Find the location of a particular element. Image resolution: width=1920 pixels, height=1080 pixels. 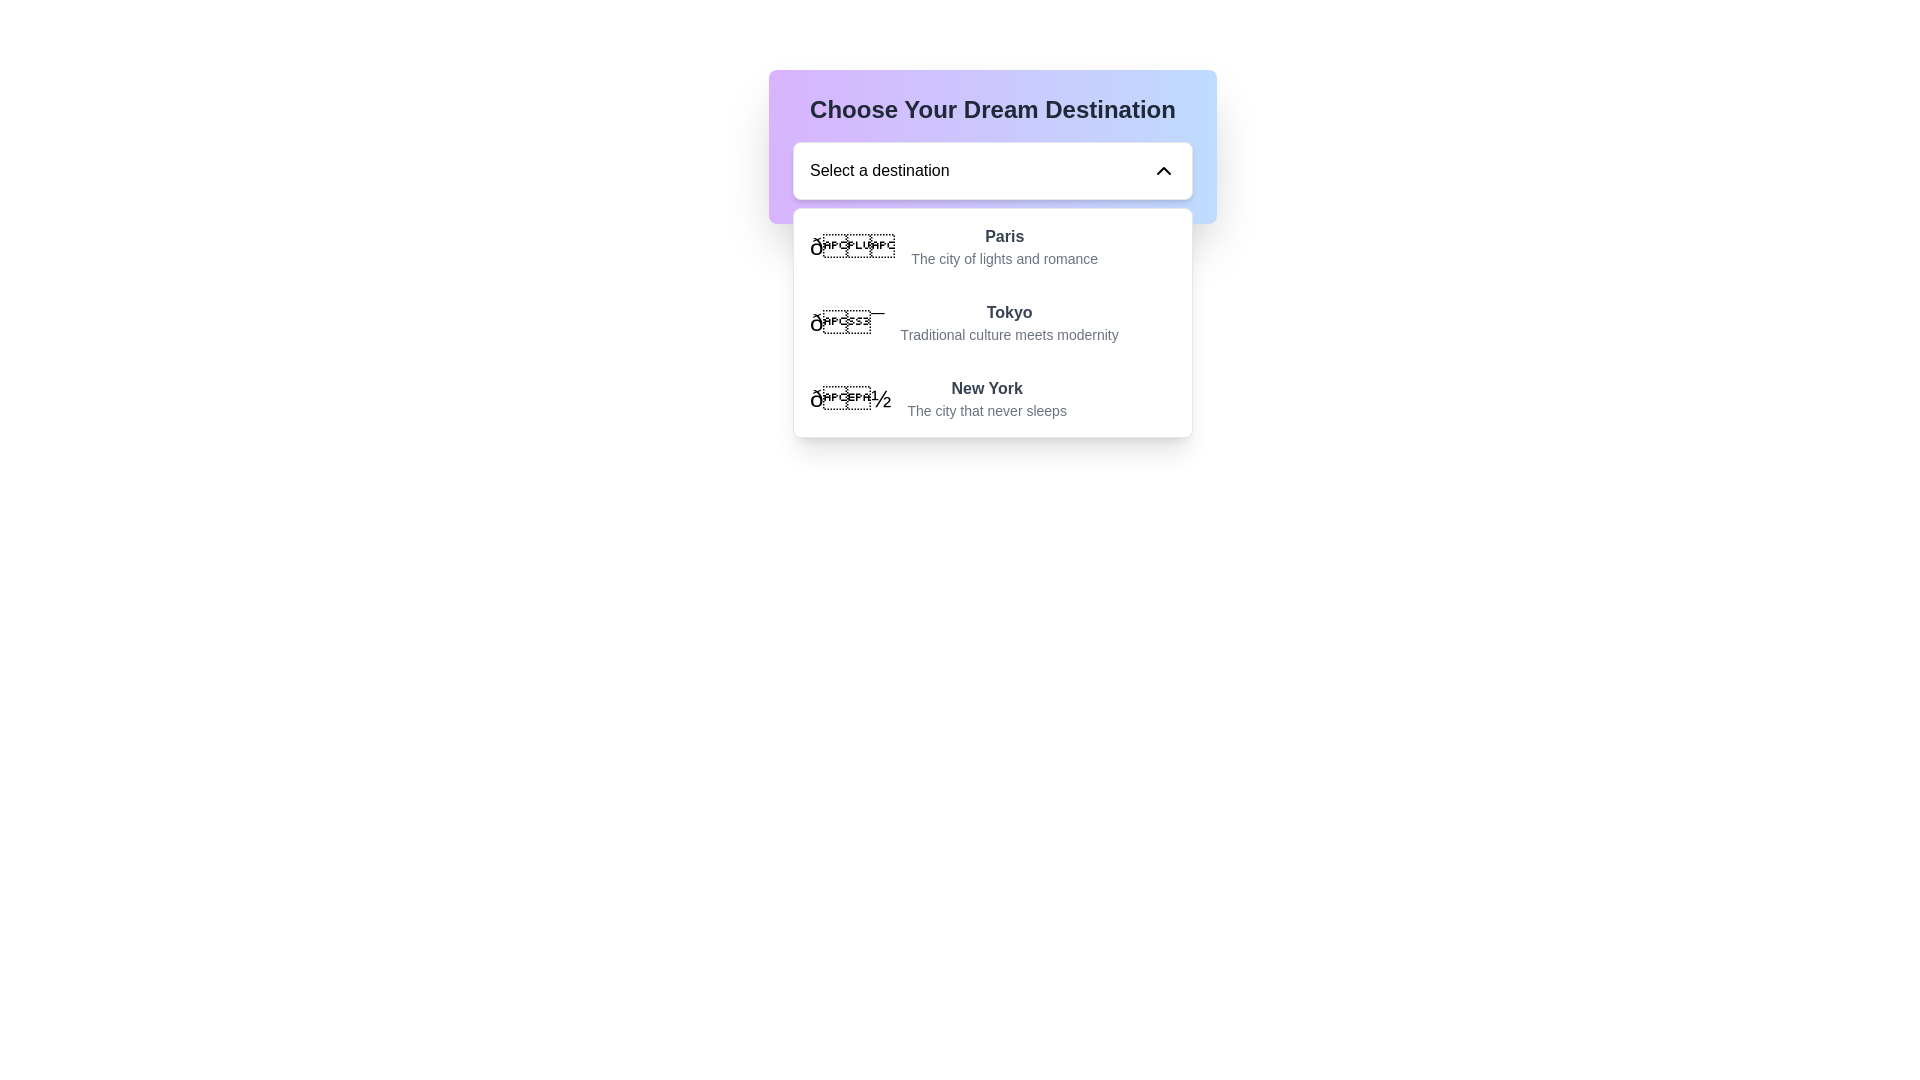

the Dropdown menu located directly below the title 'Choose Your Dream Destination' is located at coordinates (993, 169).